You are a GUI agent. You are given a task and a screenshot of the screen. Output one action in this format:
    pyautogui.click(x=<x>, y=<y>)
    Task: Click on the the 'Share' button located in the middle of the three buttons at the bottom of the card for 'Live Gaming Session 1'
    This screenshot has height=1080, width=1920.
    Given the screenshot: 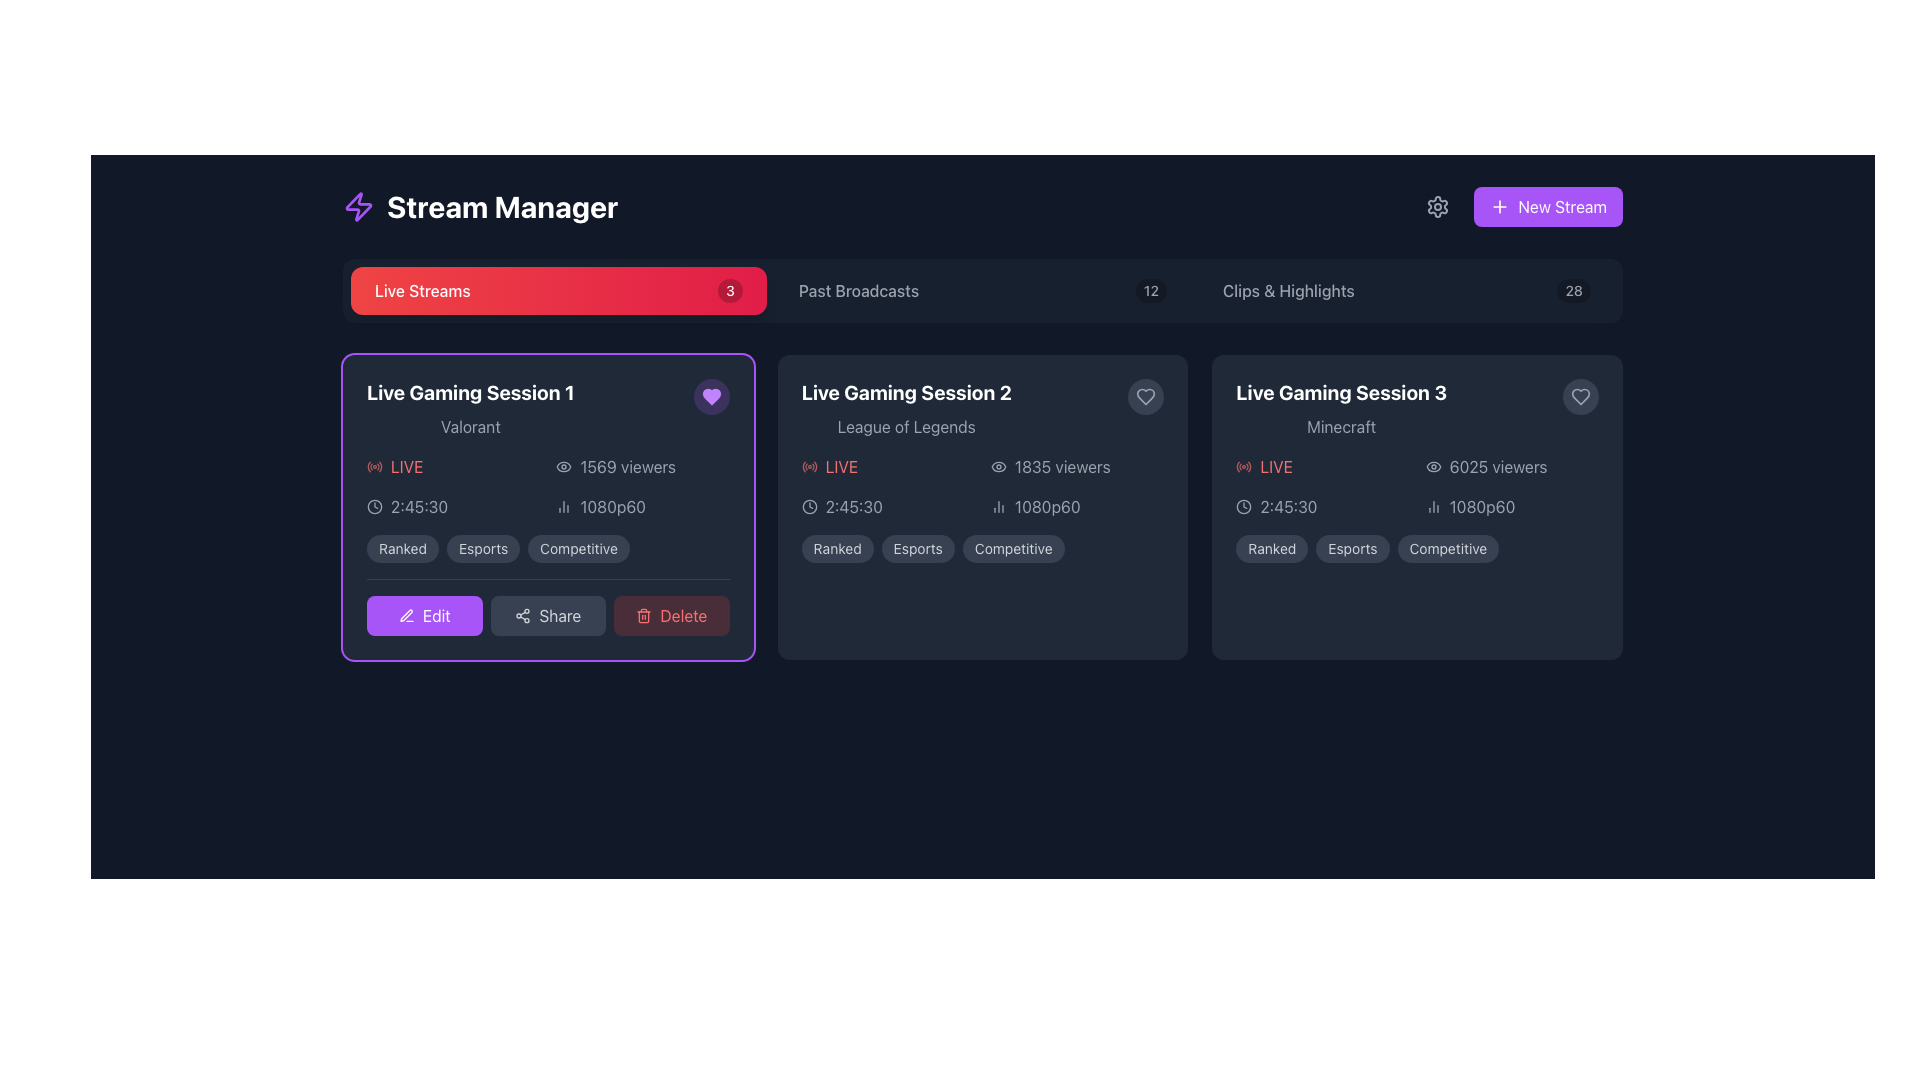 What is the action you would take?
    pyautogui.click(x=547, y=615)
    